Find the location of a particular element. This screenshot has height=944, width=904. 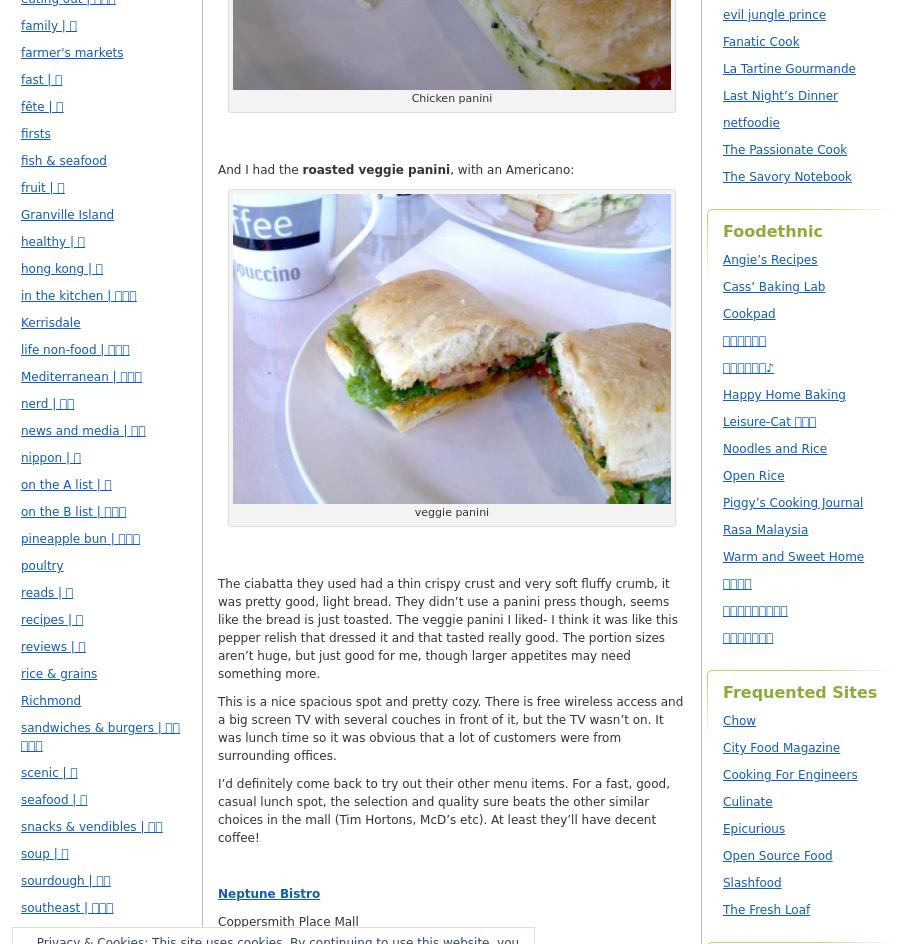

'sourdough | 酸包' is located at coordinates (65, 881).